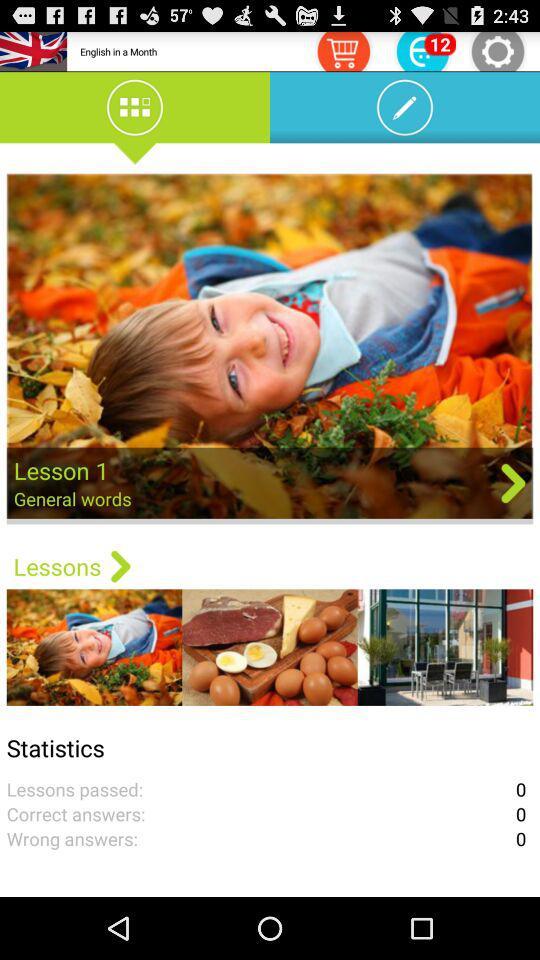  I want to click on the symbol which is second to the left of settings symbol, so click(342, 50).